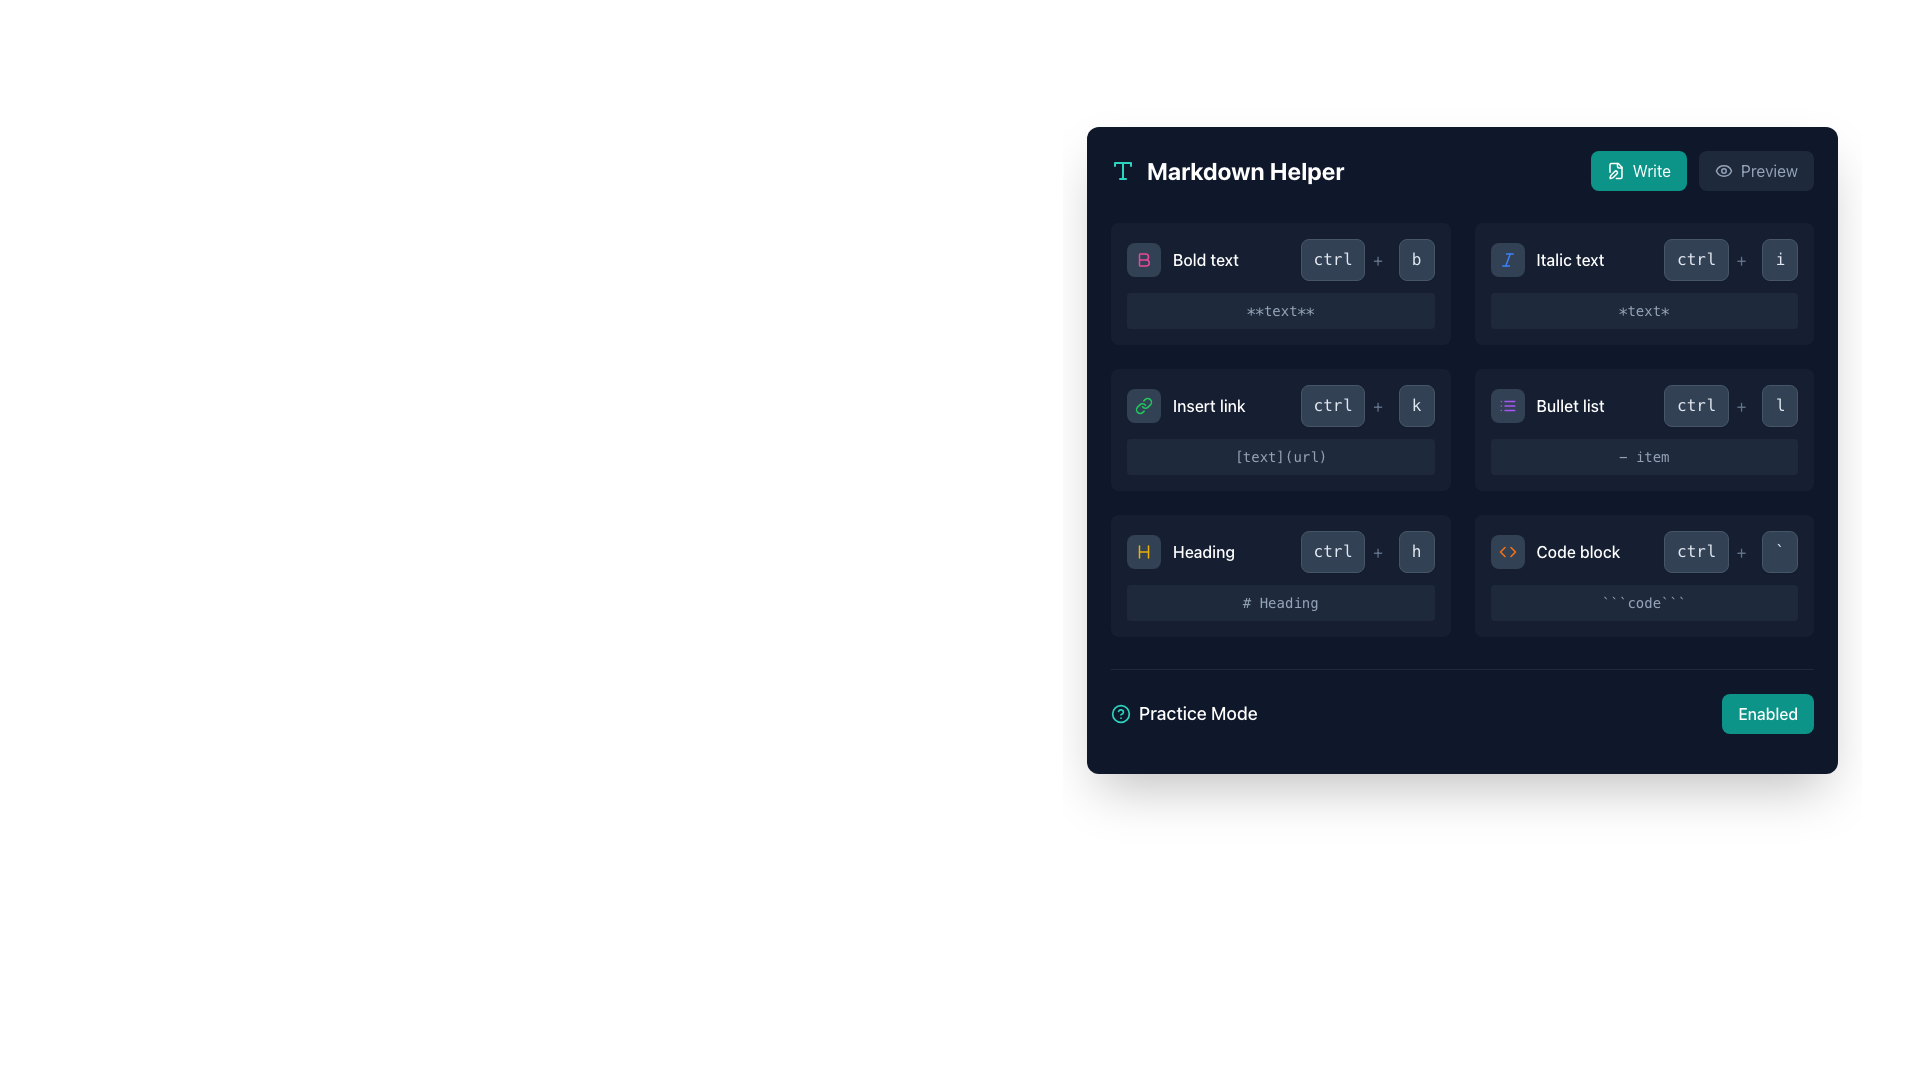 This screenshot has width=1920, height=1080. I want to click on the keyboard shortcut indication element displaying 'ctrl + b', so click(1366, 258).